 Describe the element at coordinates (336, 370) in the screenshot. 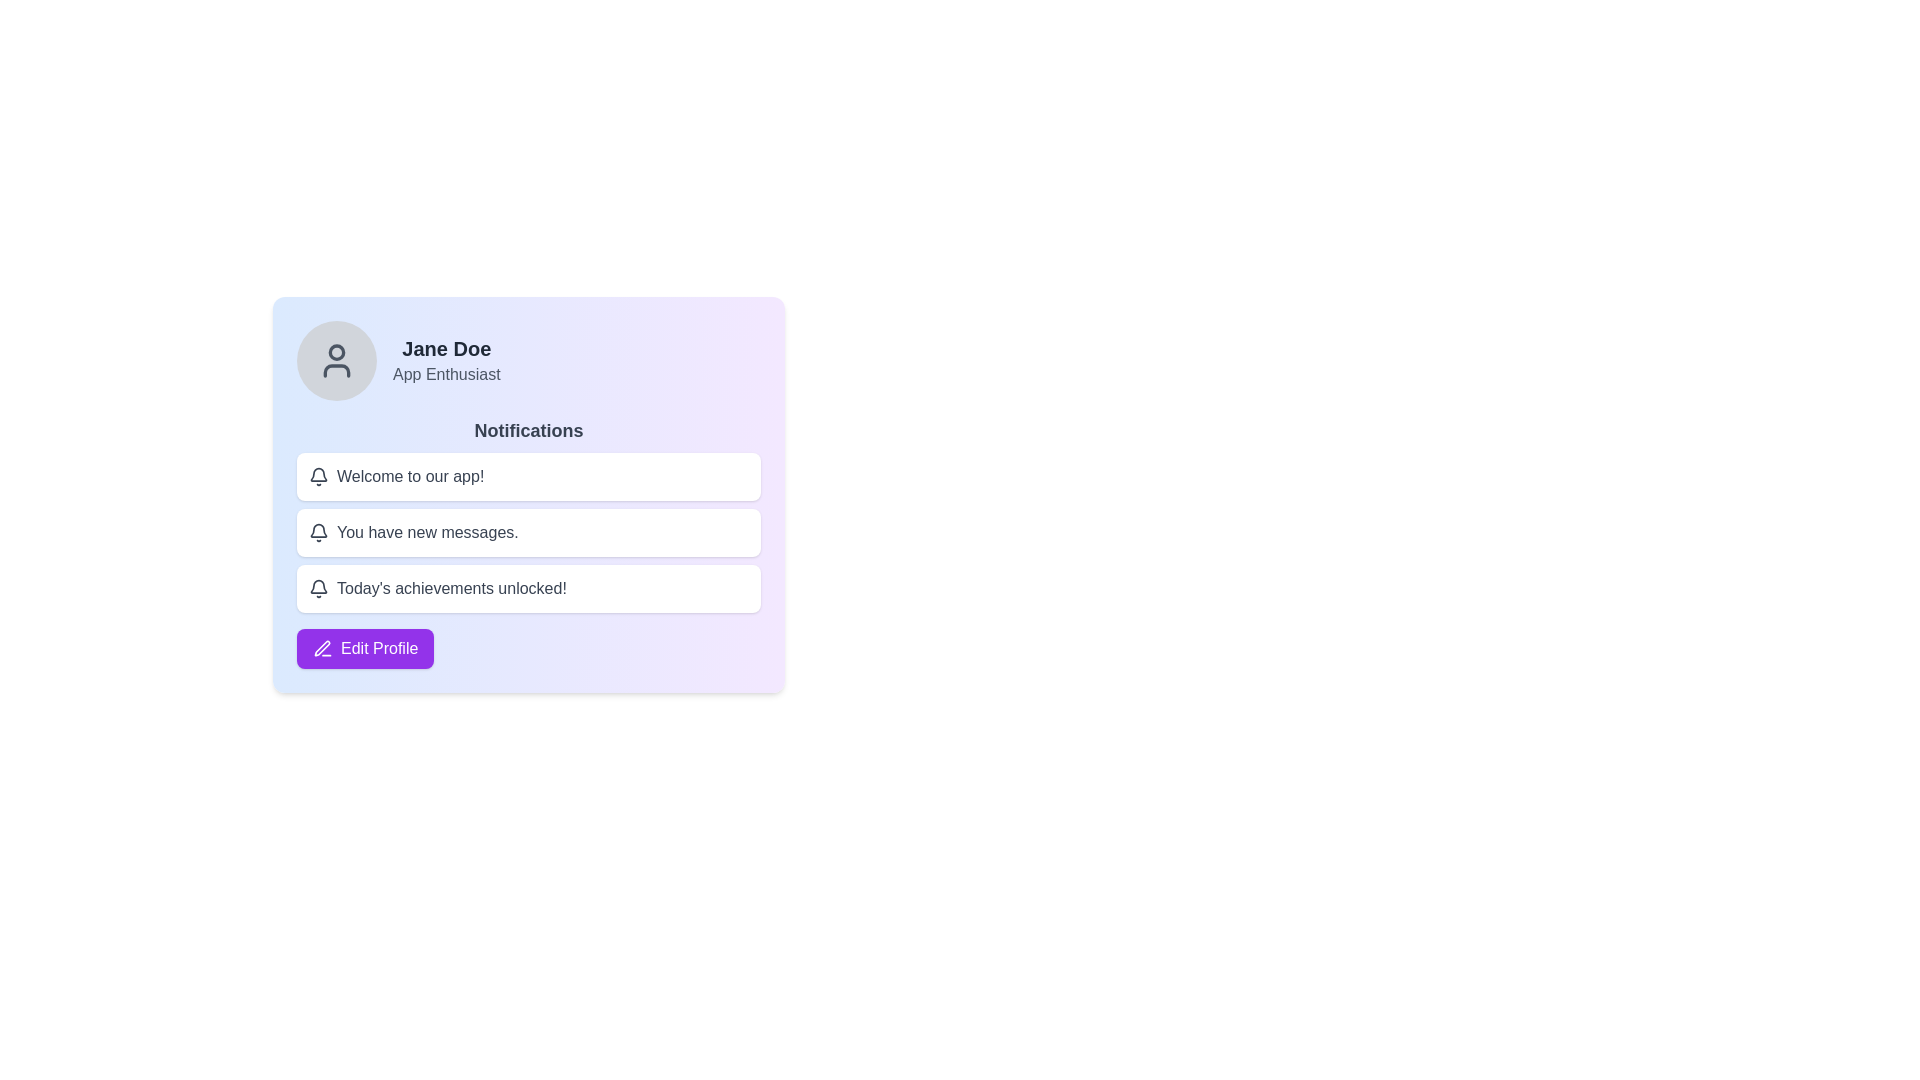

I see `the curved line graphic that forms the lower part of the user profile icon, which is positioned at the top left of the interface` at that location.